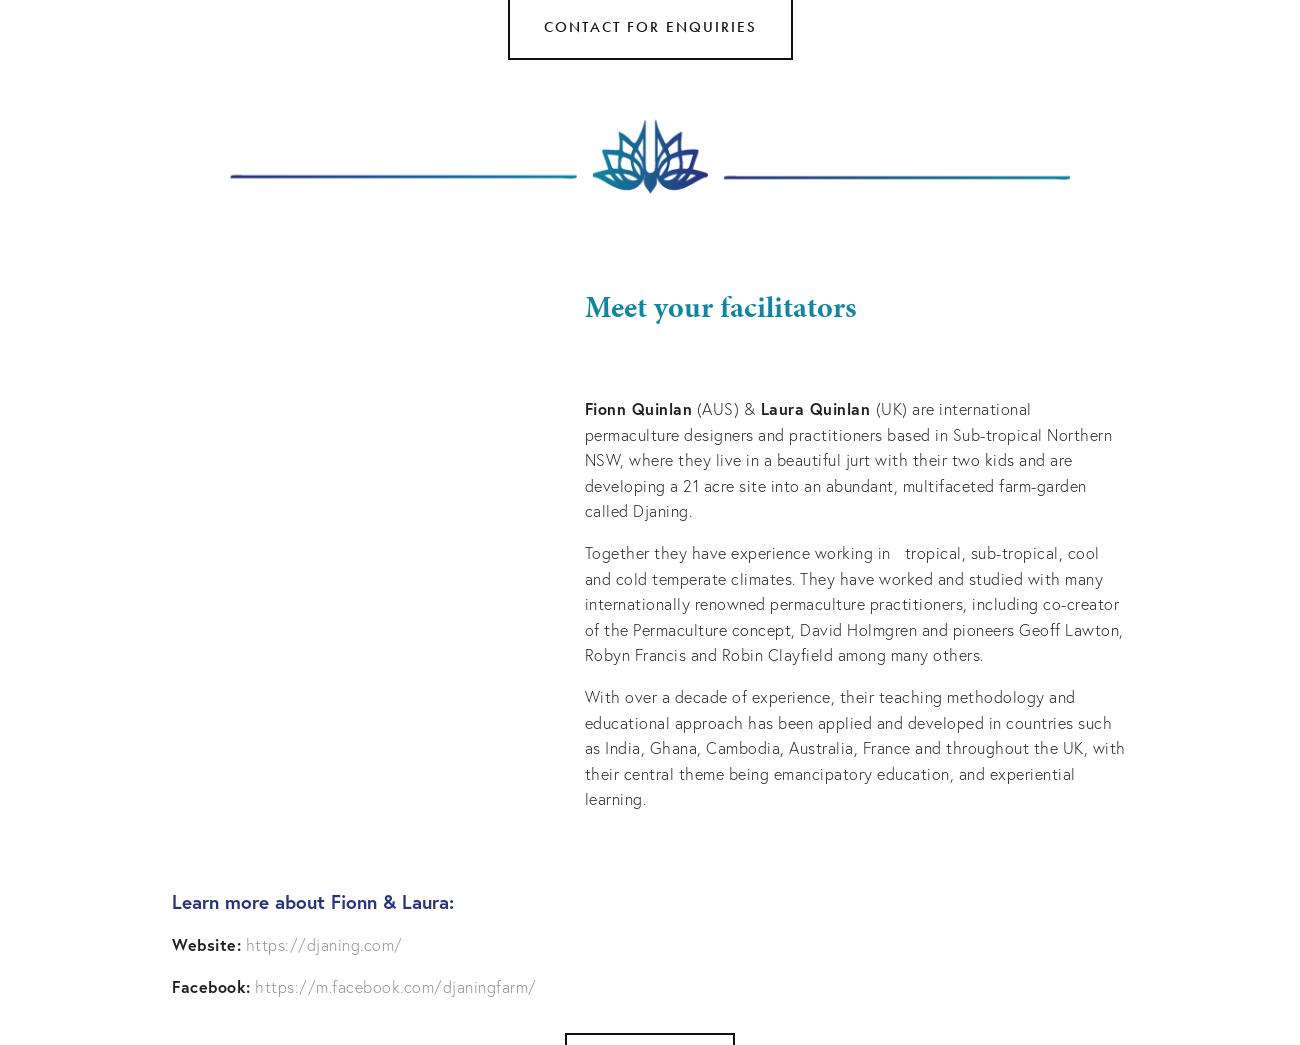 Image resolution: width=1300 pixels, height=1045 pixels. What do you see at coordinates (395, 984) in the screenshot?
I see `'https://m.facebook.com/djaningfarm/'` at bounding box center [395, 984].